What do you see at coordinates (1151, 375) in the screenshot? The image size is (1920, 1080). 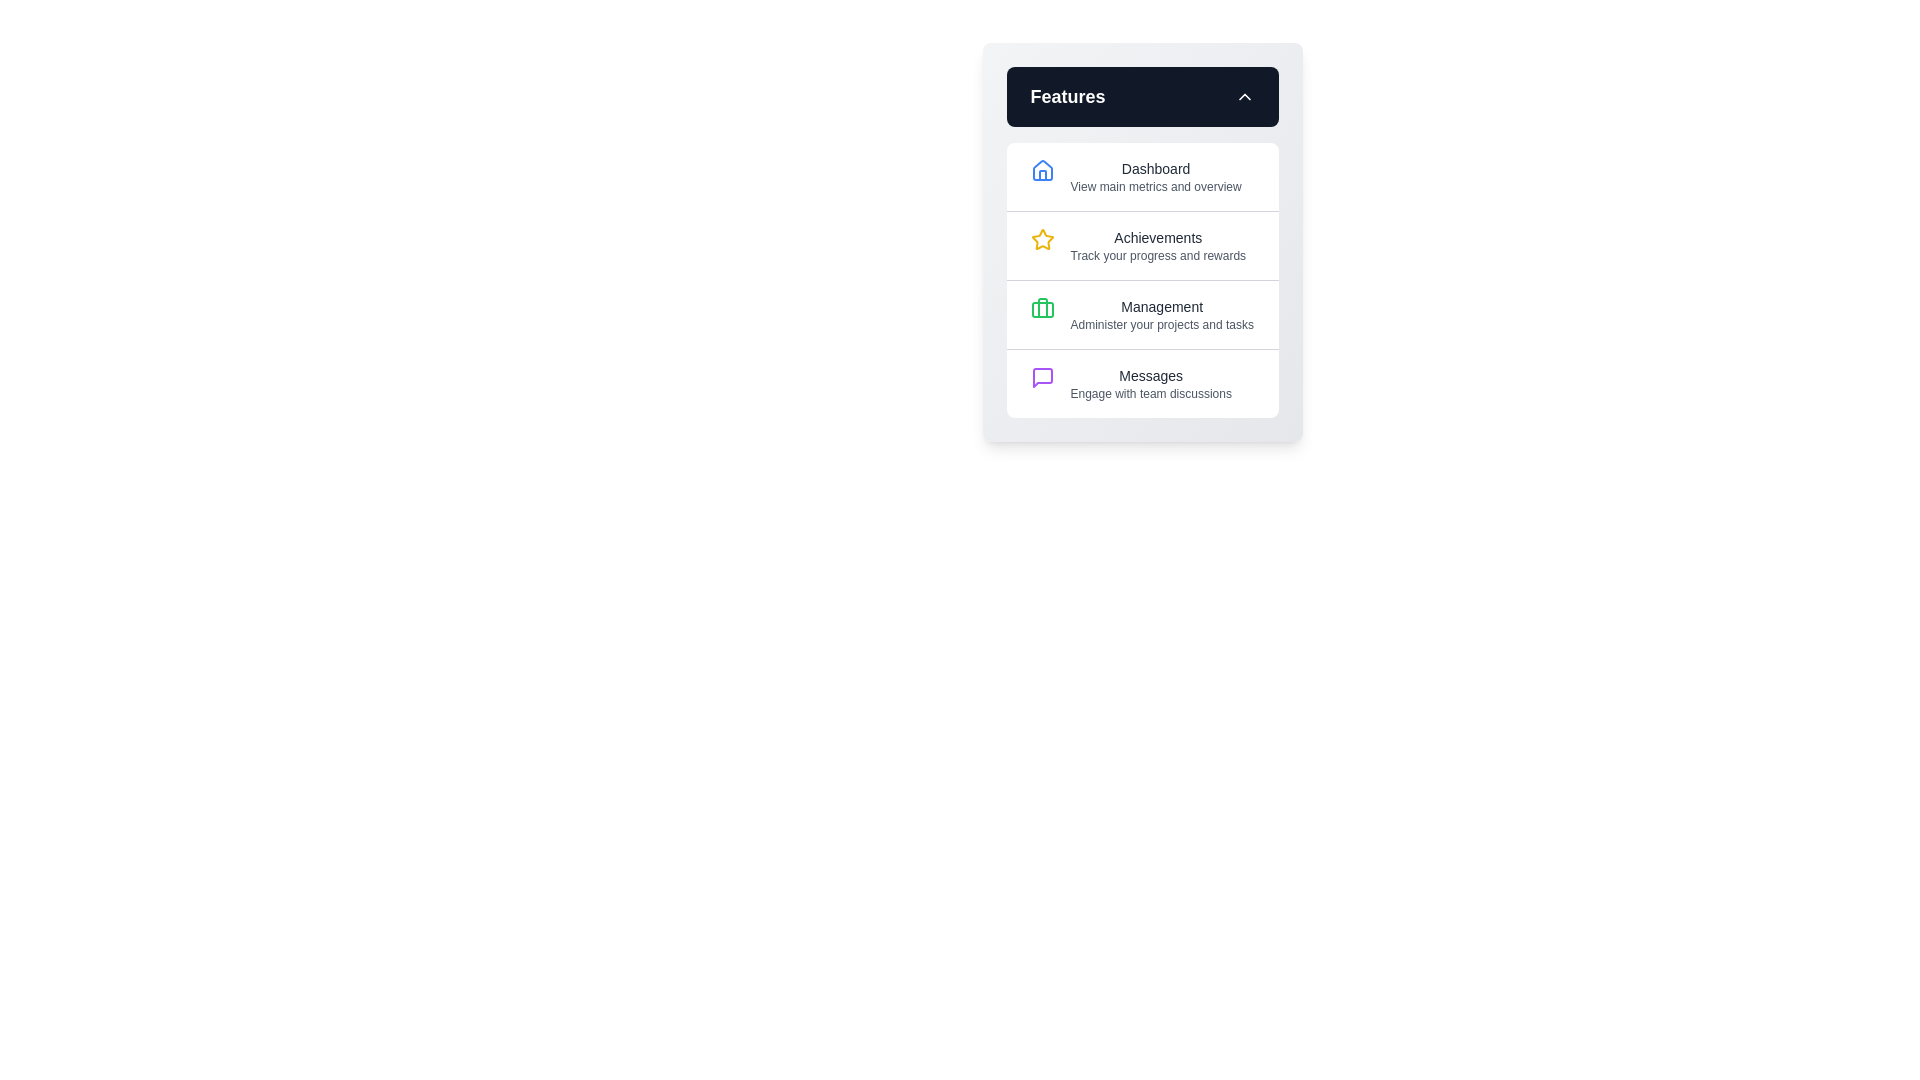 I see `text of the 'Messages' label, which is a selectable item in the vertical menu positioned below the 'Management' menu entry` at bounding box center [1151, 375].